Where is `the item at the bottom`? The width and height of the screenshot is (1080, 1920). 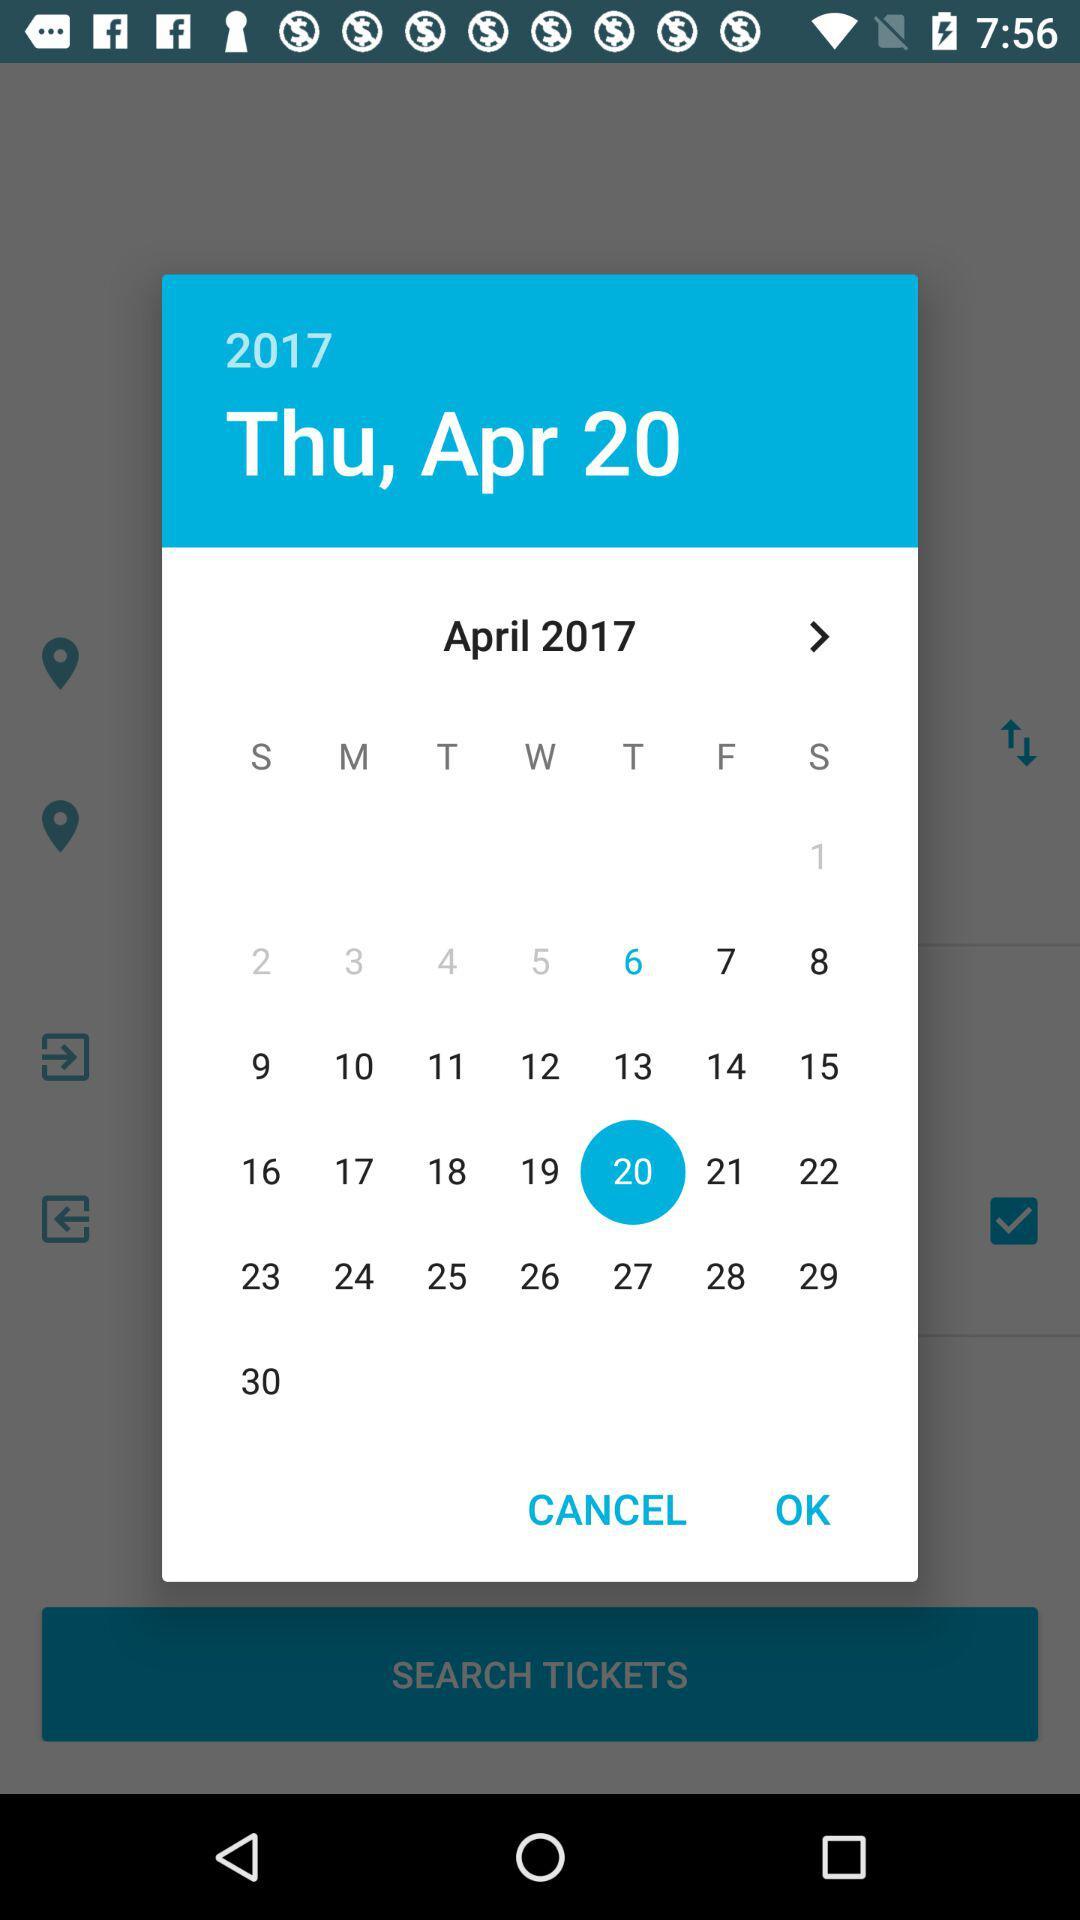 the item at the bottom is located at coordinates (606, 1508).